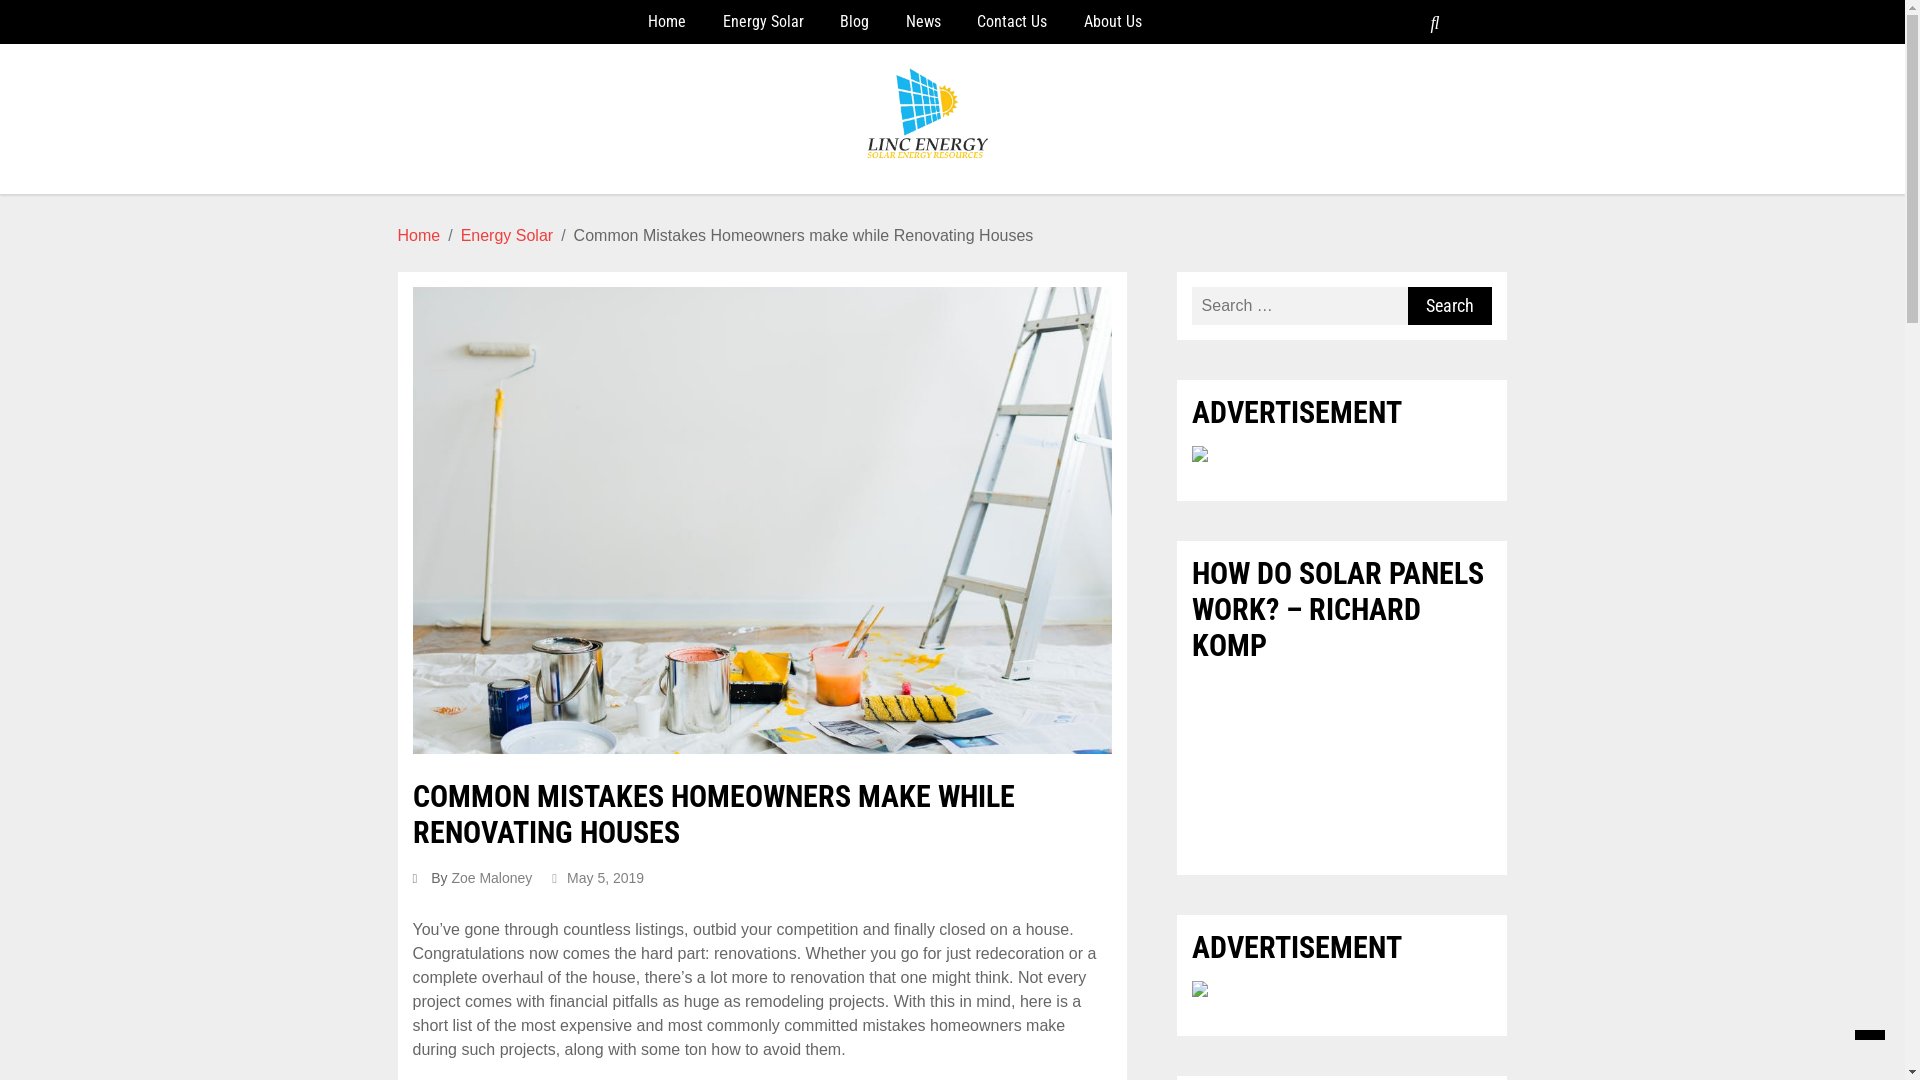  I want to click on 'Home', so click(631, 22).